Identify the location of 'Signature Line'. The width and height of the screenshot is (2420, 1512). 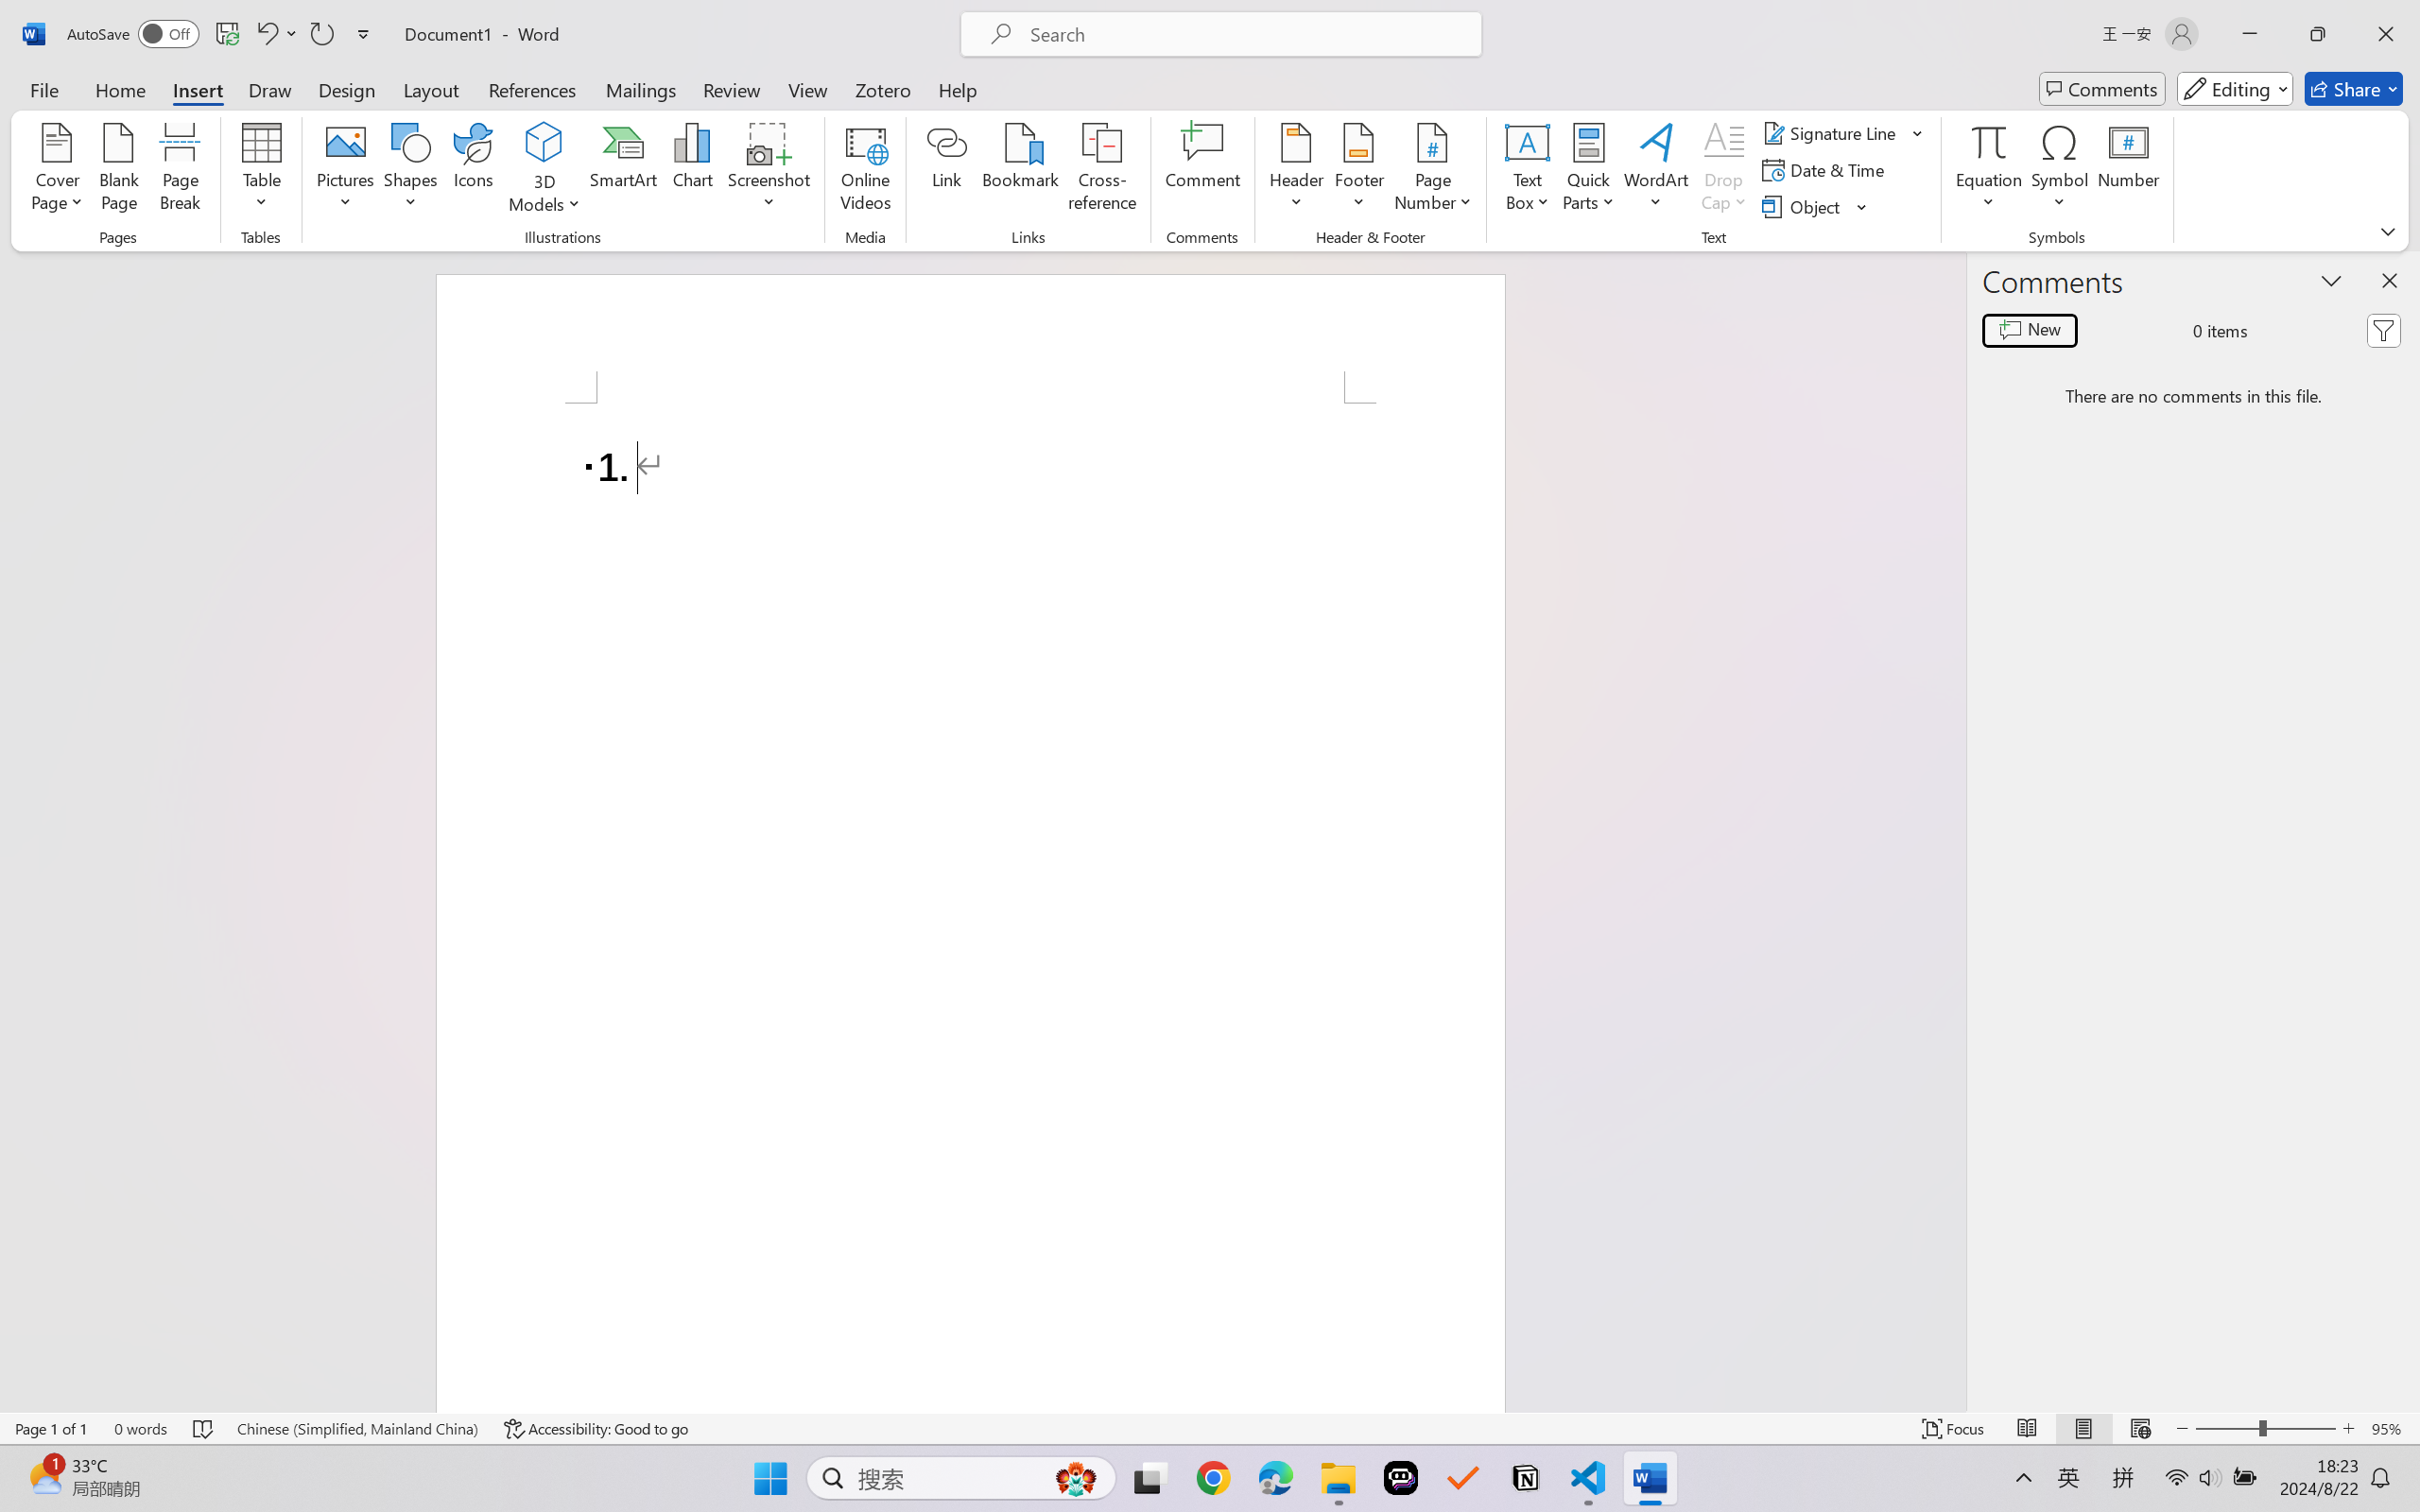
(1831, 131).